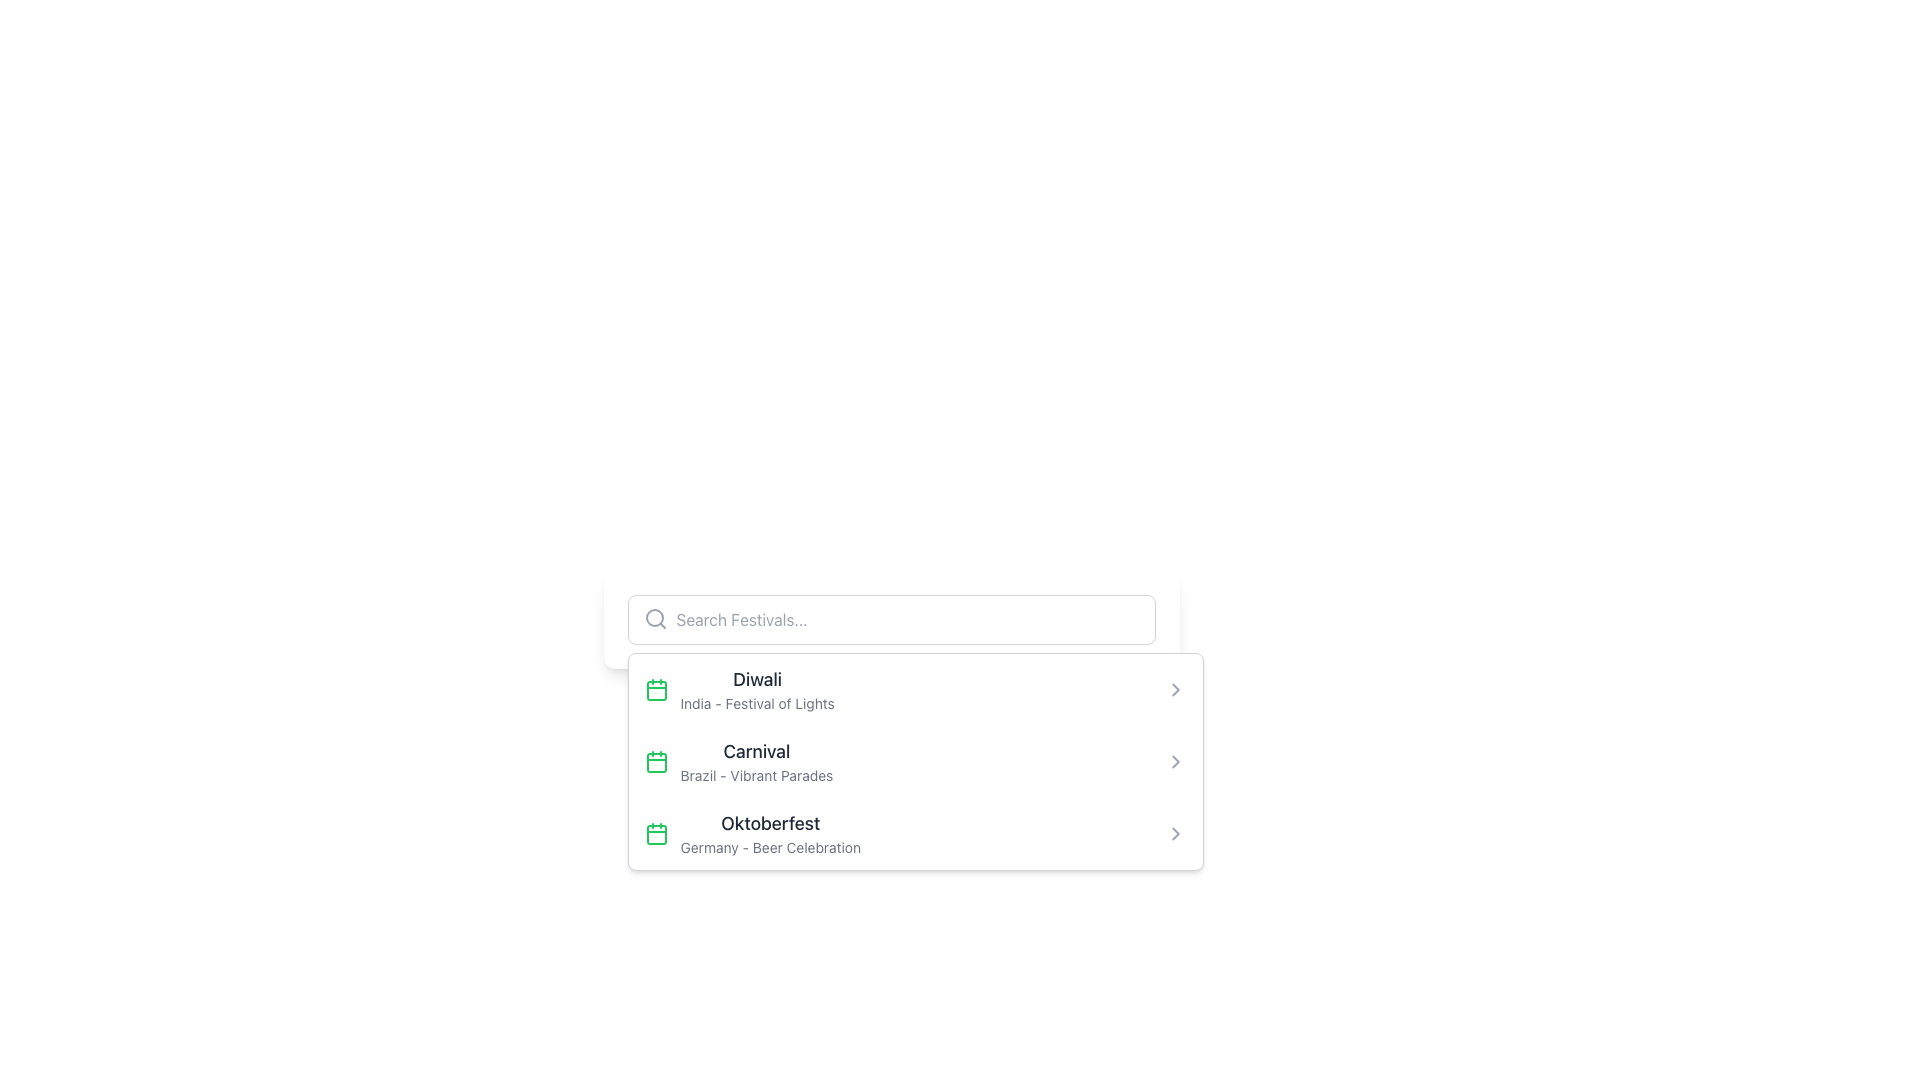  What do you see at coordinates (655, 617) in the screenshot?
I see `styling of the magnifying glass icon, which is gray and located to the left of the text input field in the search bar` at bounding box center [655, 617].